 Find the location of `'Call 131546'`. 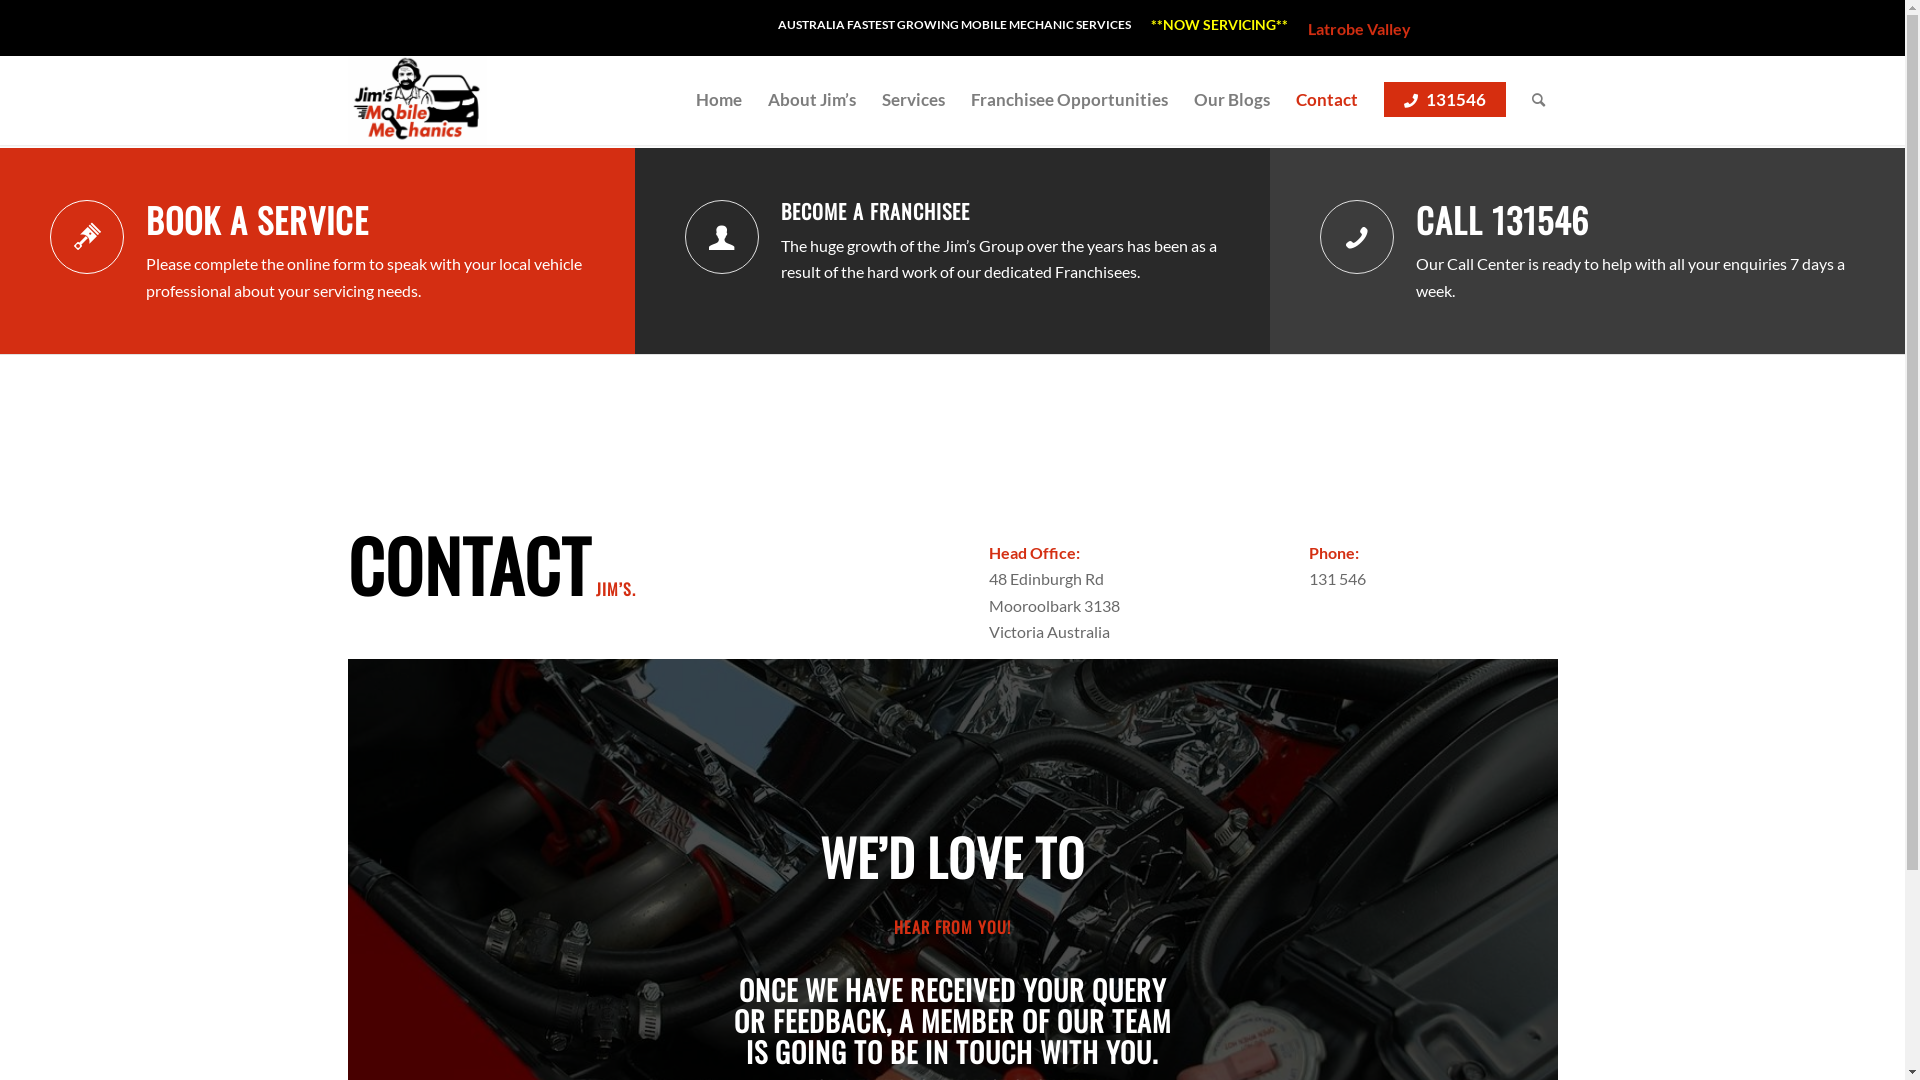

'Call 131546' is located at coordinates (1357, 235).